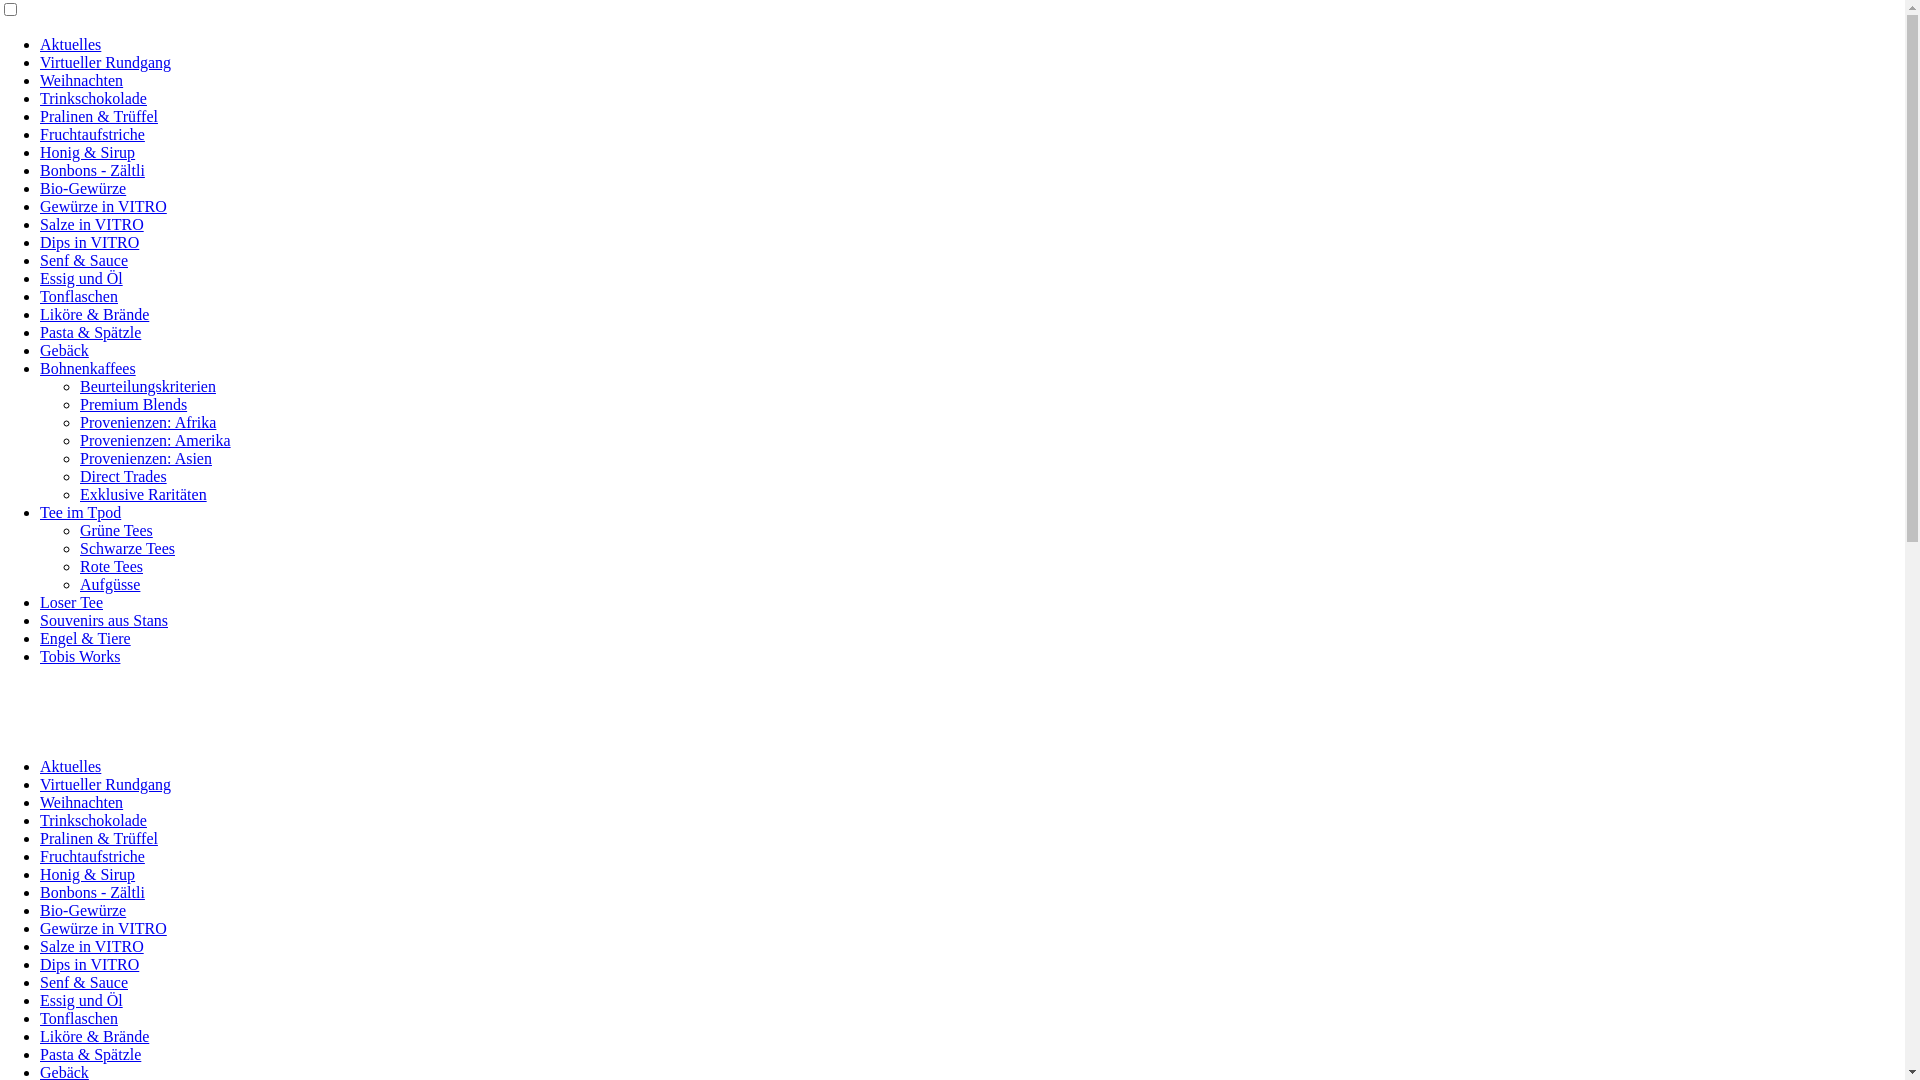  What do you see at coordinates (126, 548) in the screenshot?
I see `'Schwarze Tees'` at bounding box center [126, 548].